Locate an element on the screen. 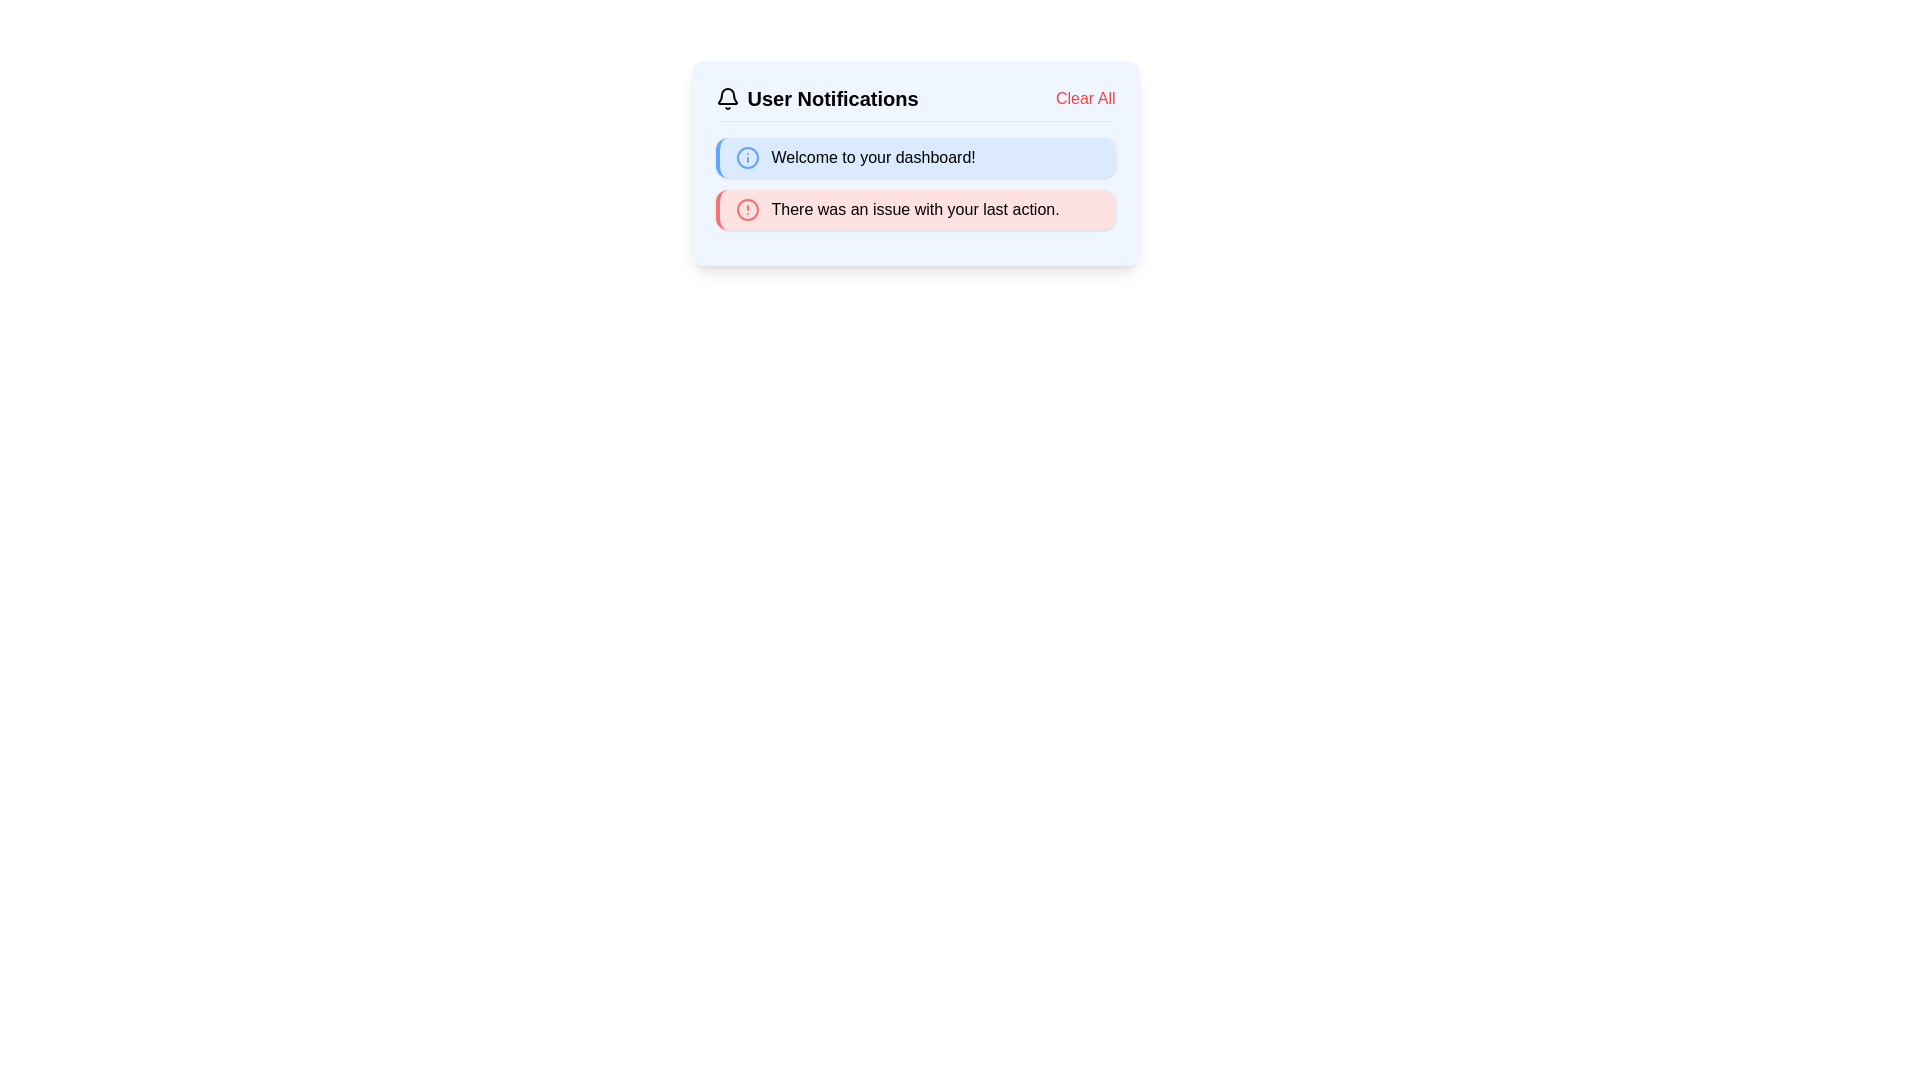  the Informational notification box located below the 'User Notifications' heading, which provides a positive welcome message to the user is located at coordinates (914, 157).